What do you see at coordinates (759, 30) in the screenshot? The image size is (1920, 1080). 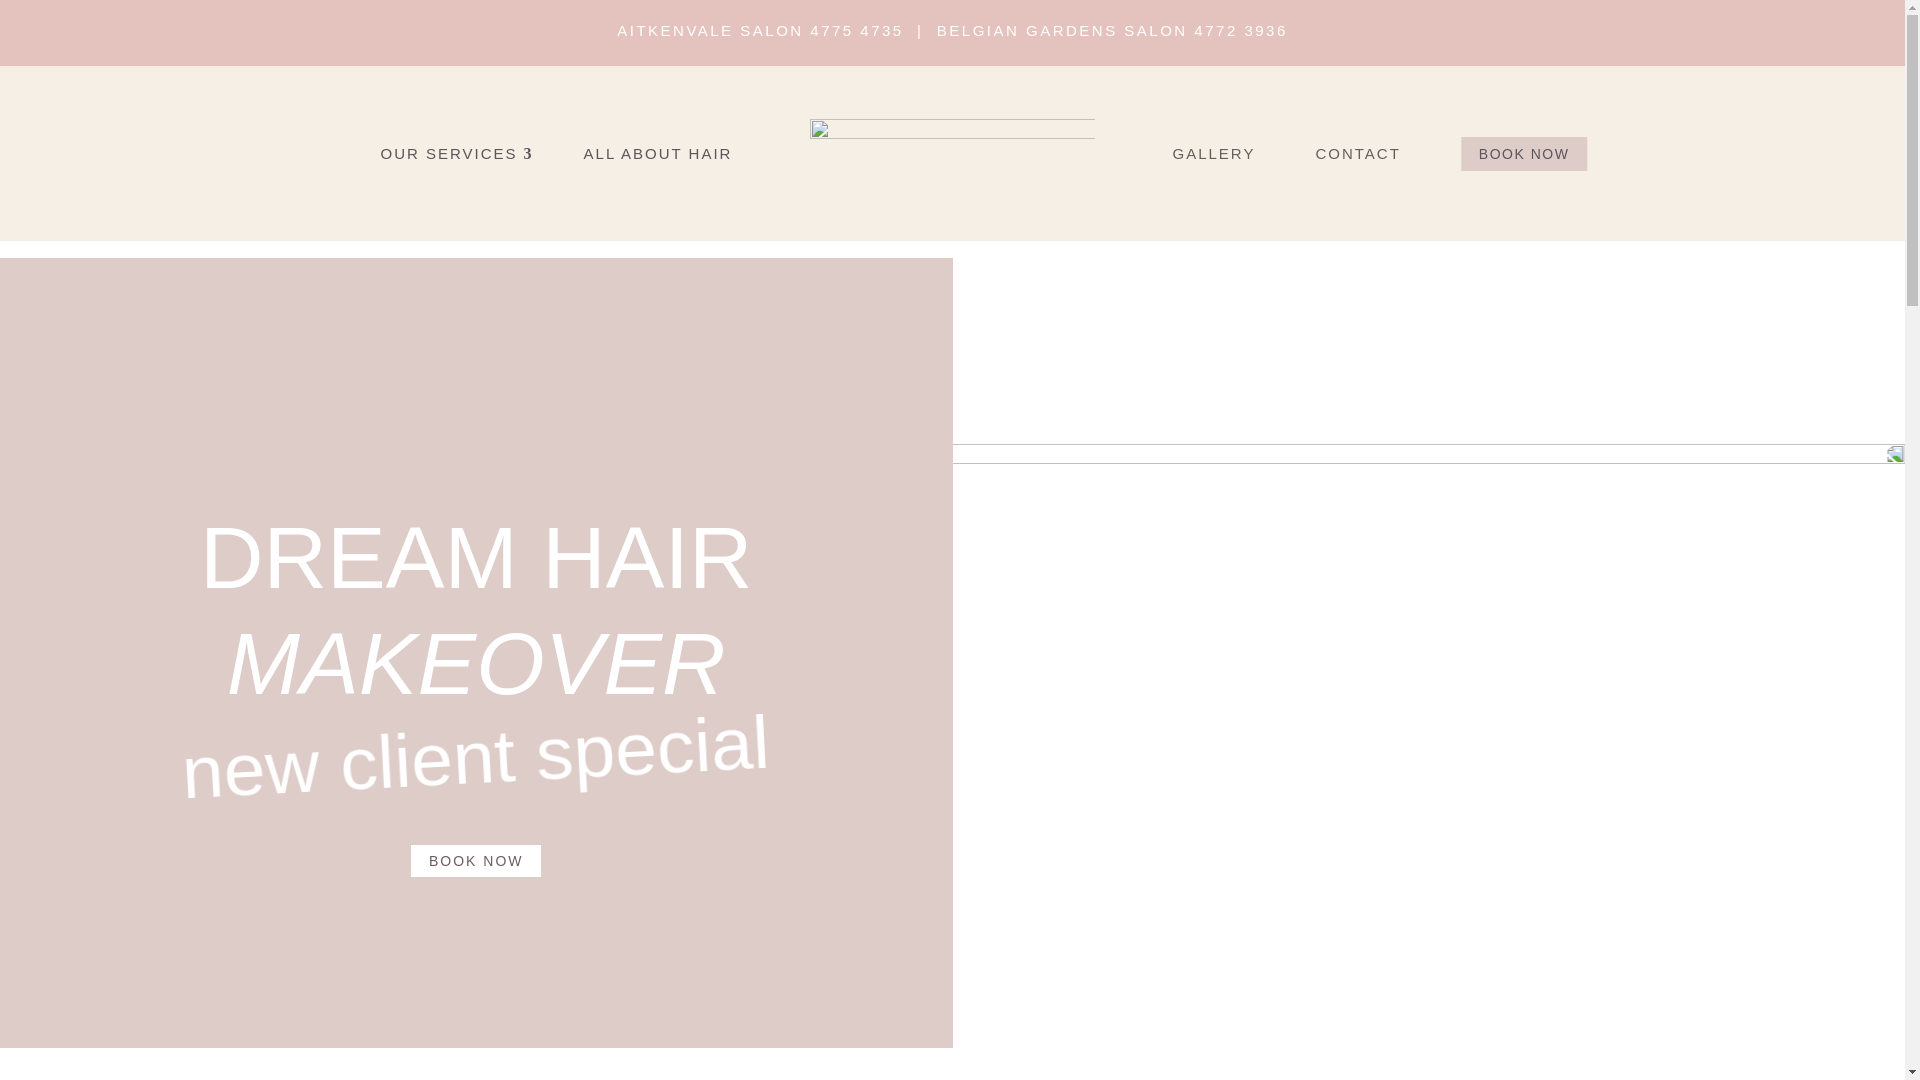 I see `'AITKENVALE SALON 4775 4735'` at bounding box center [759, 30].